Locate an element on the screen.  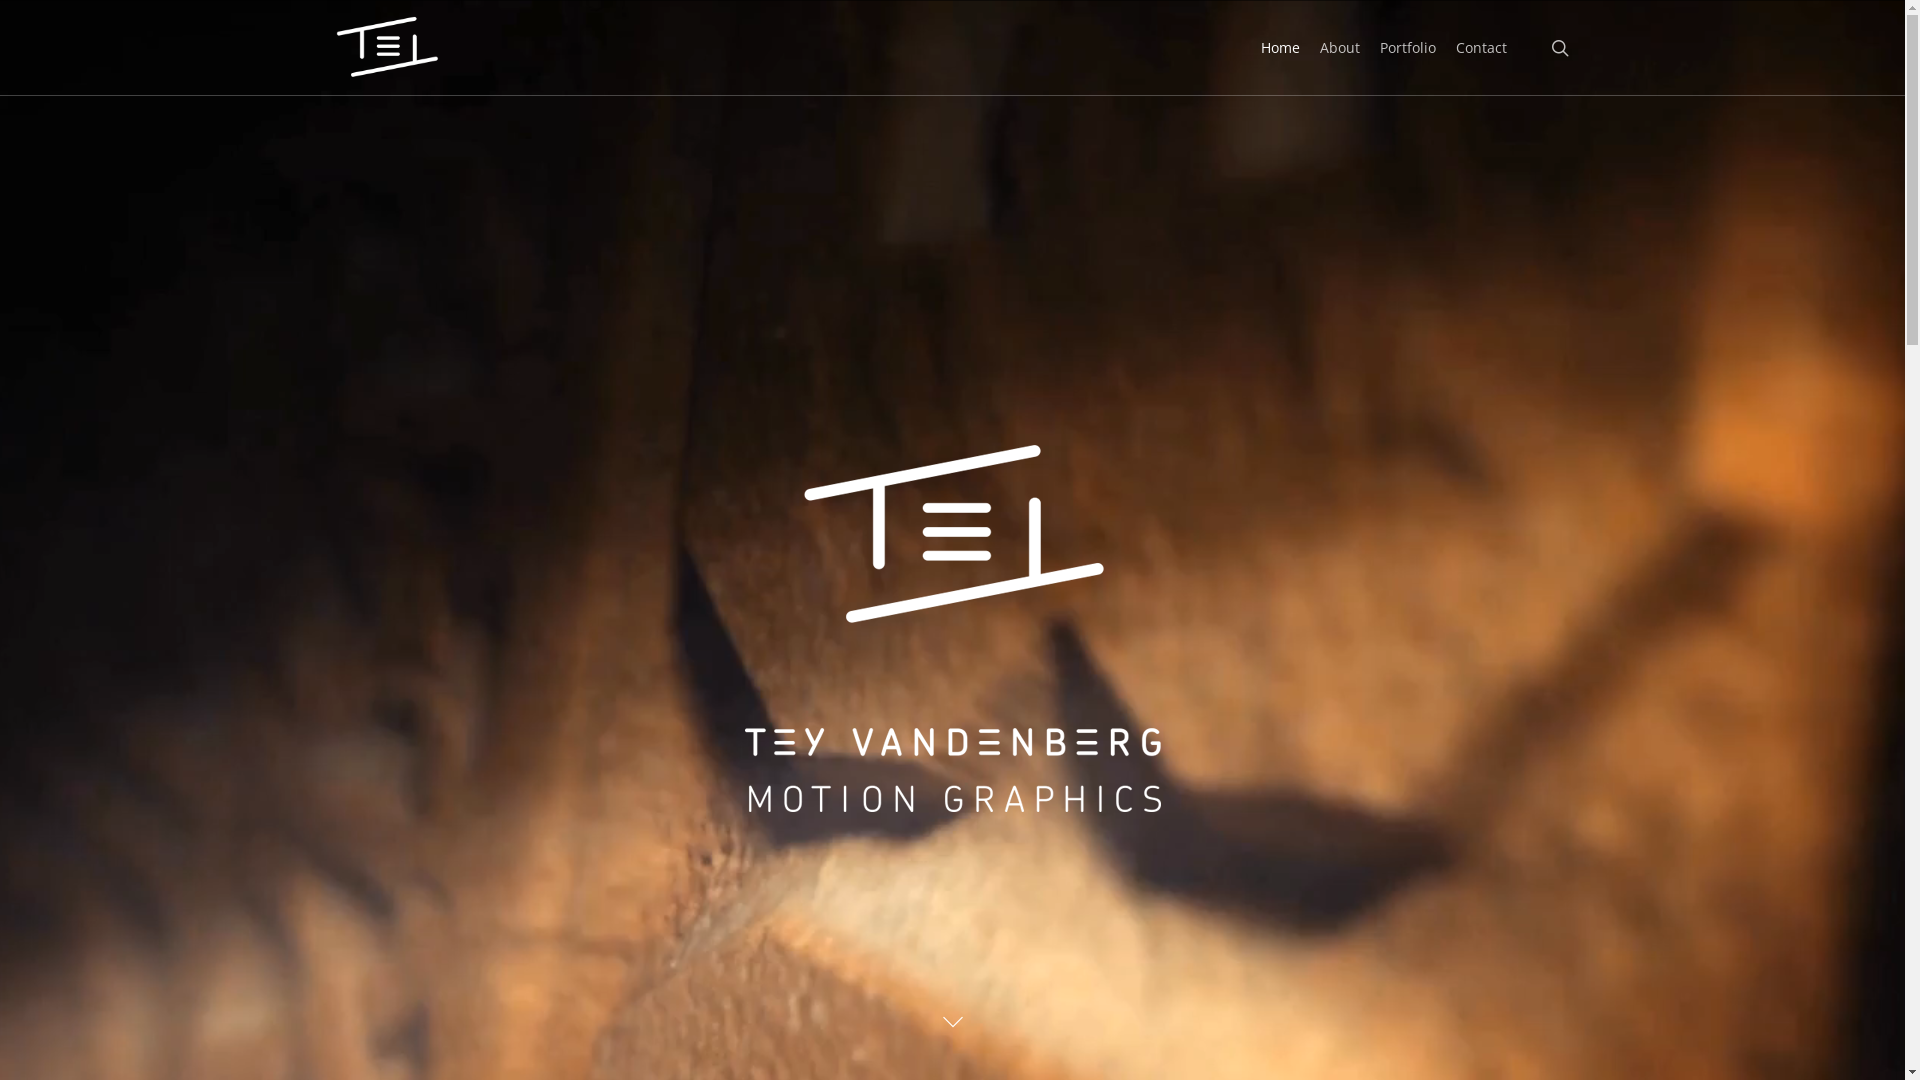
'Portfolio' is located at coordinates (1406, 46).